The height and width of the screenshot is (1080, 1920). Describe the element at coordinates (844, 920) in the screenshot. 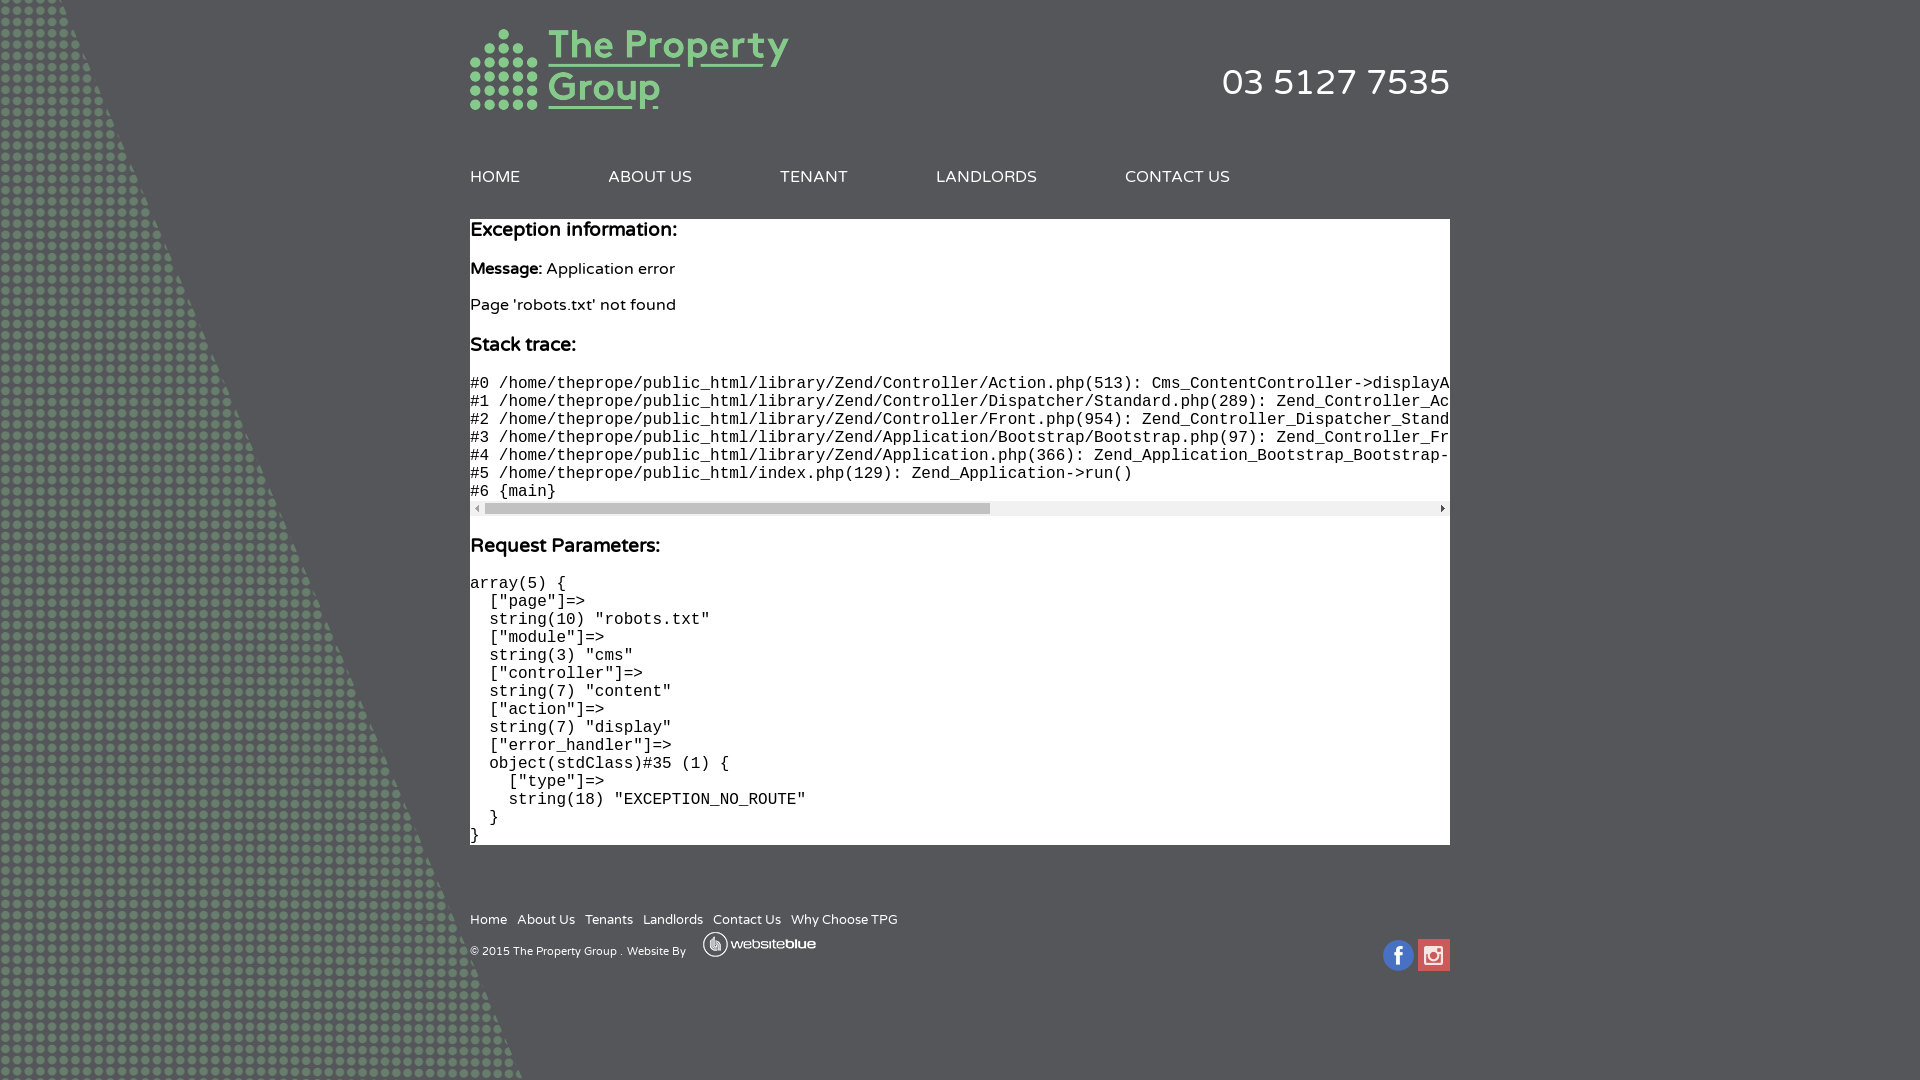

I see `'Why Choose TPG'` at that location.